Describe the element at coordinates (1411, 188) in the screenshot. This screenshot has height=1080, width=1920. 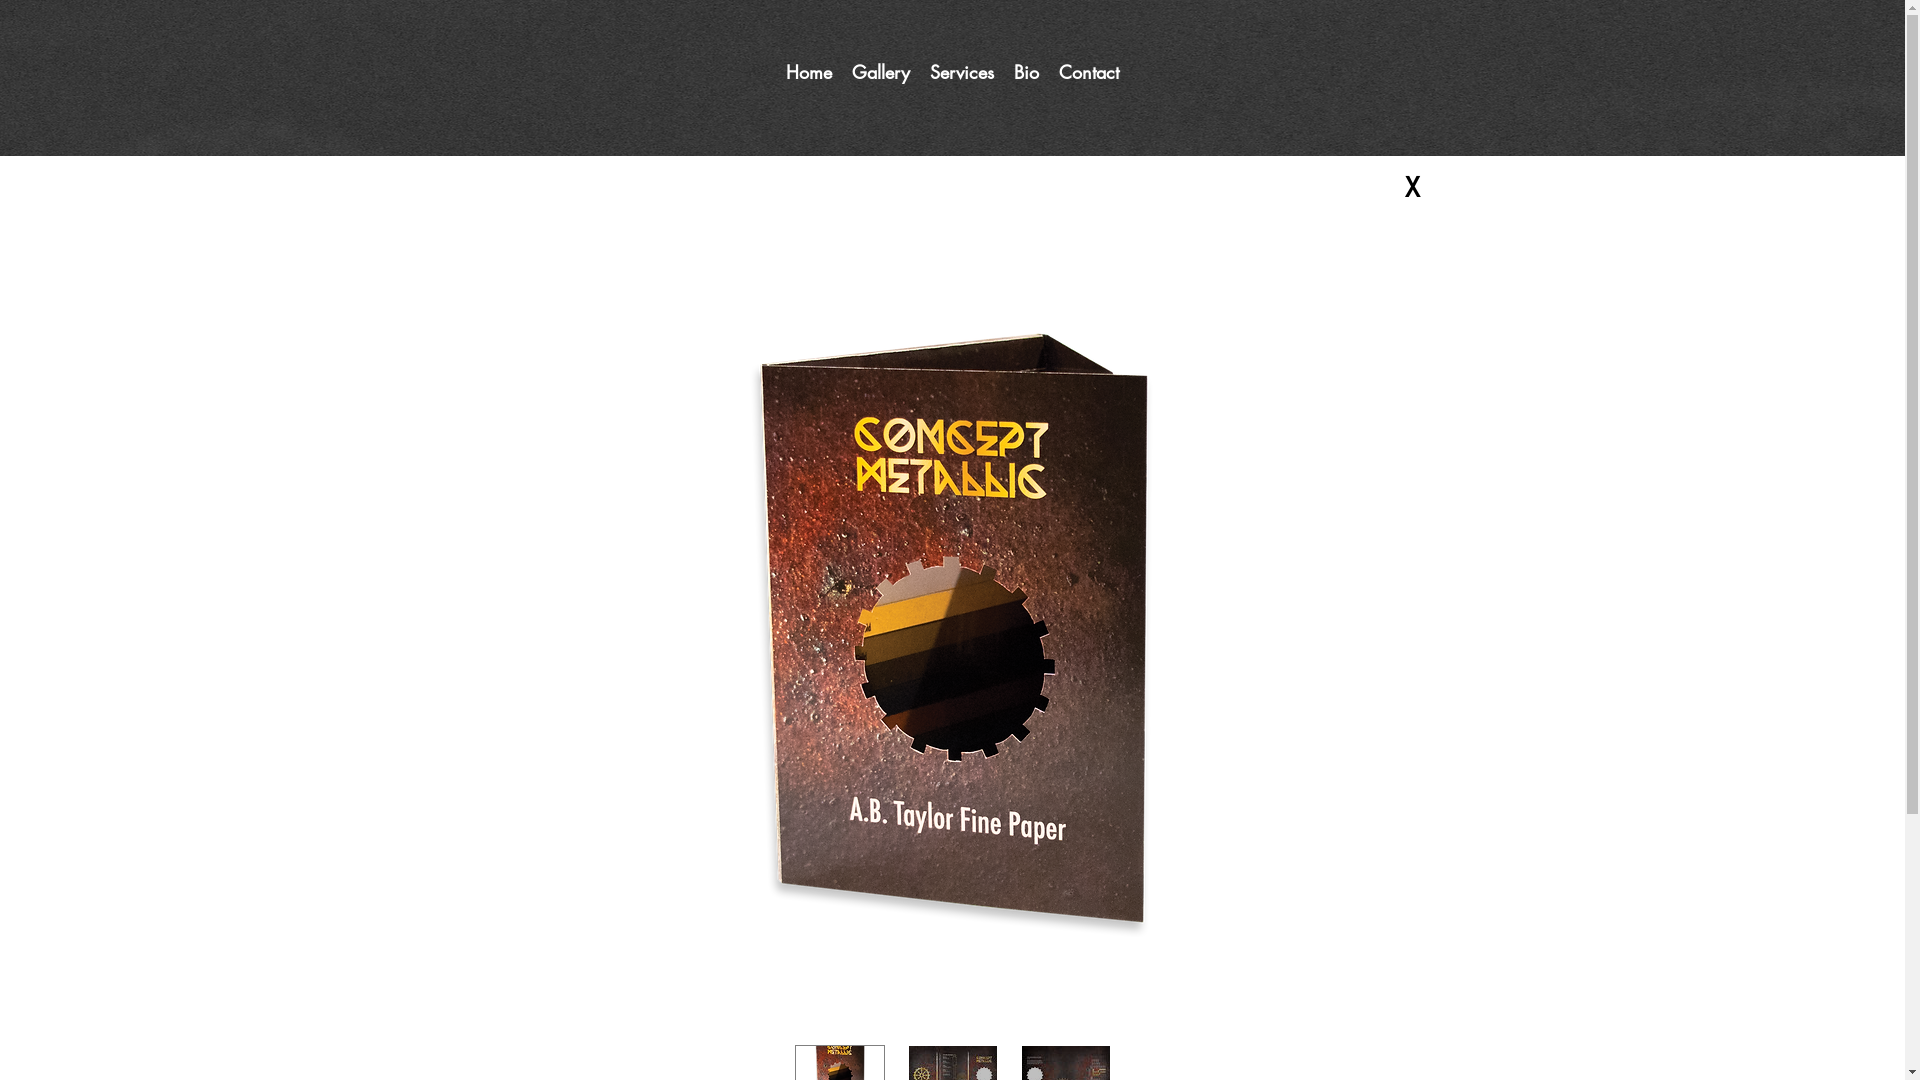
I see `'X'` at that location.